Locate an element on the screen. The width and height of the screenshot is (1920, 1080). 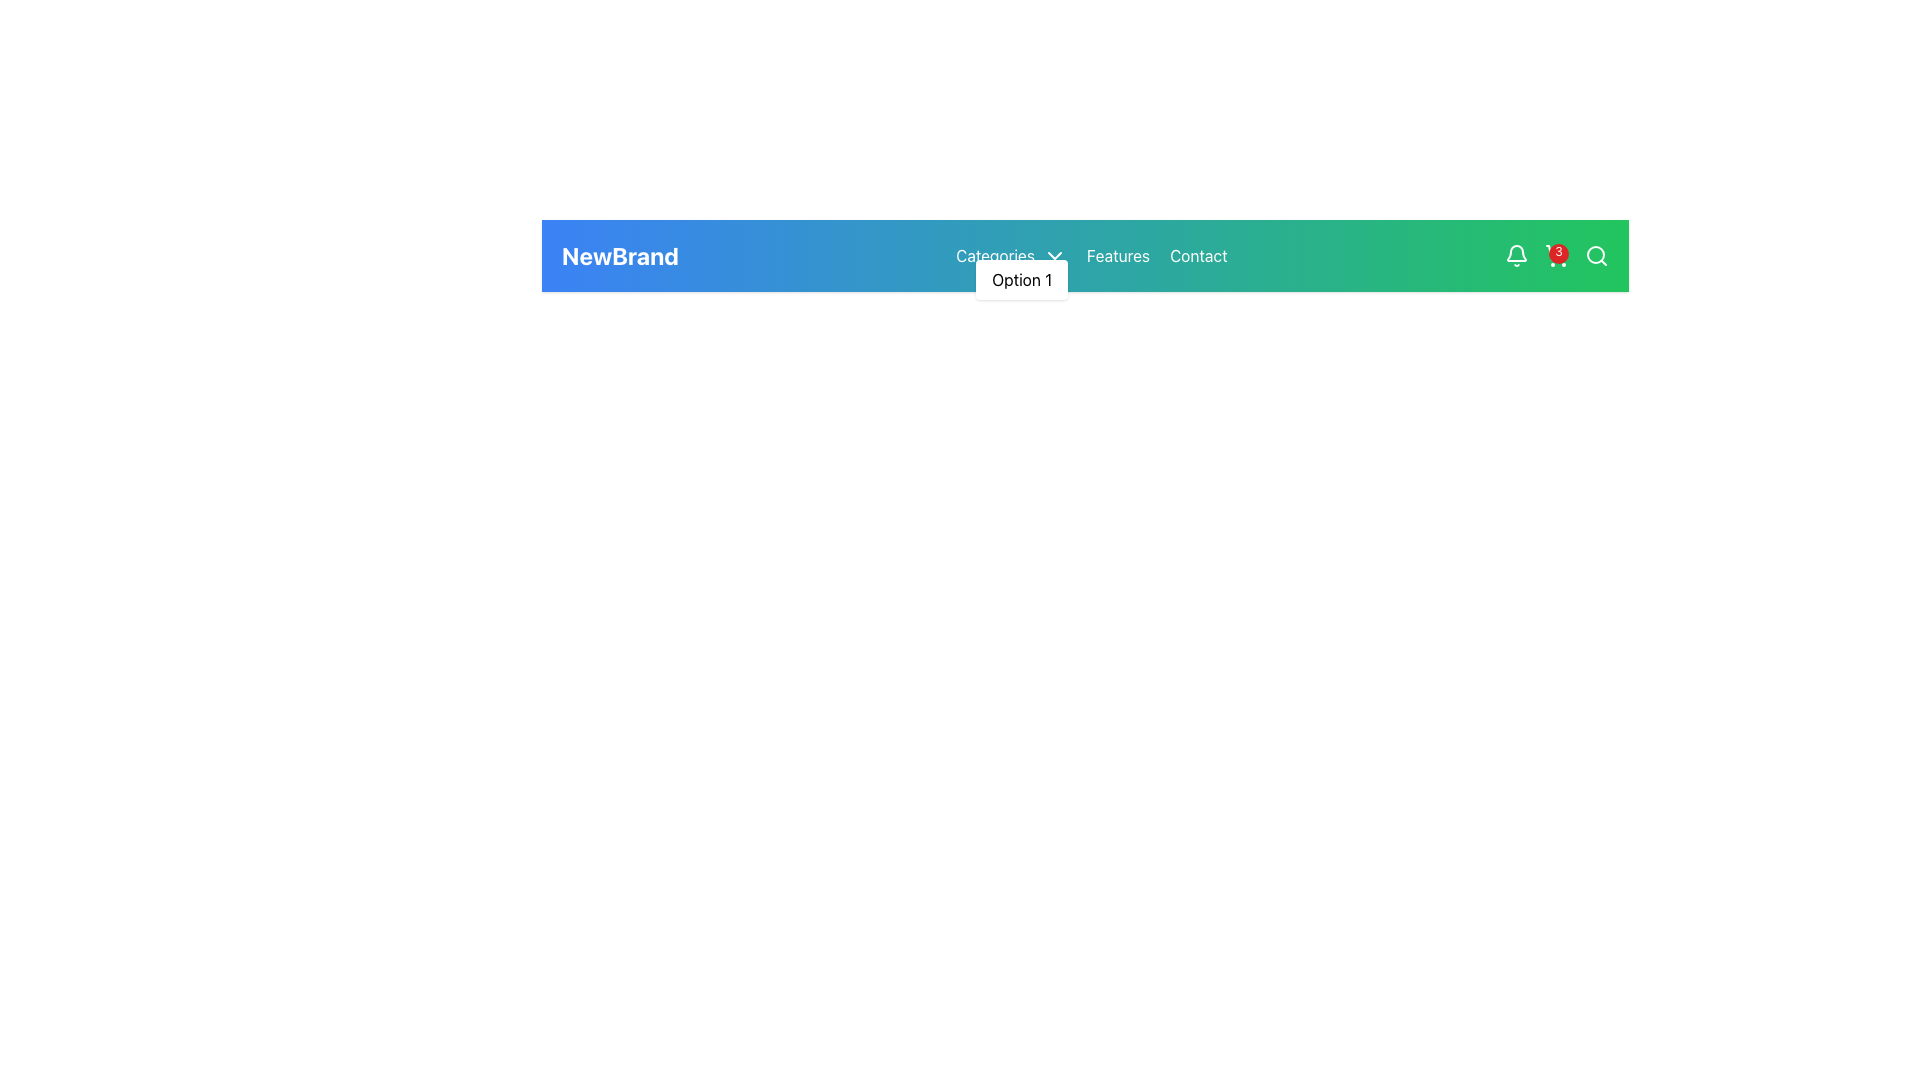
the navigation bar at the specified coordinates is located at coordinates (1084, 254).